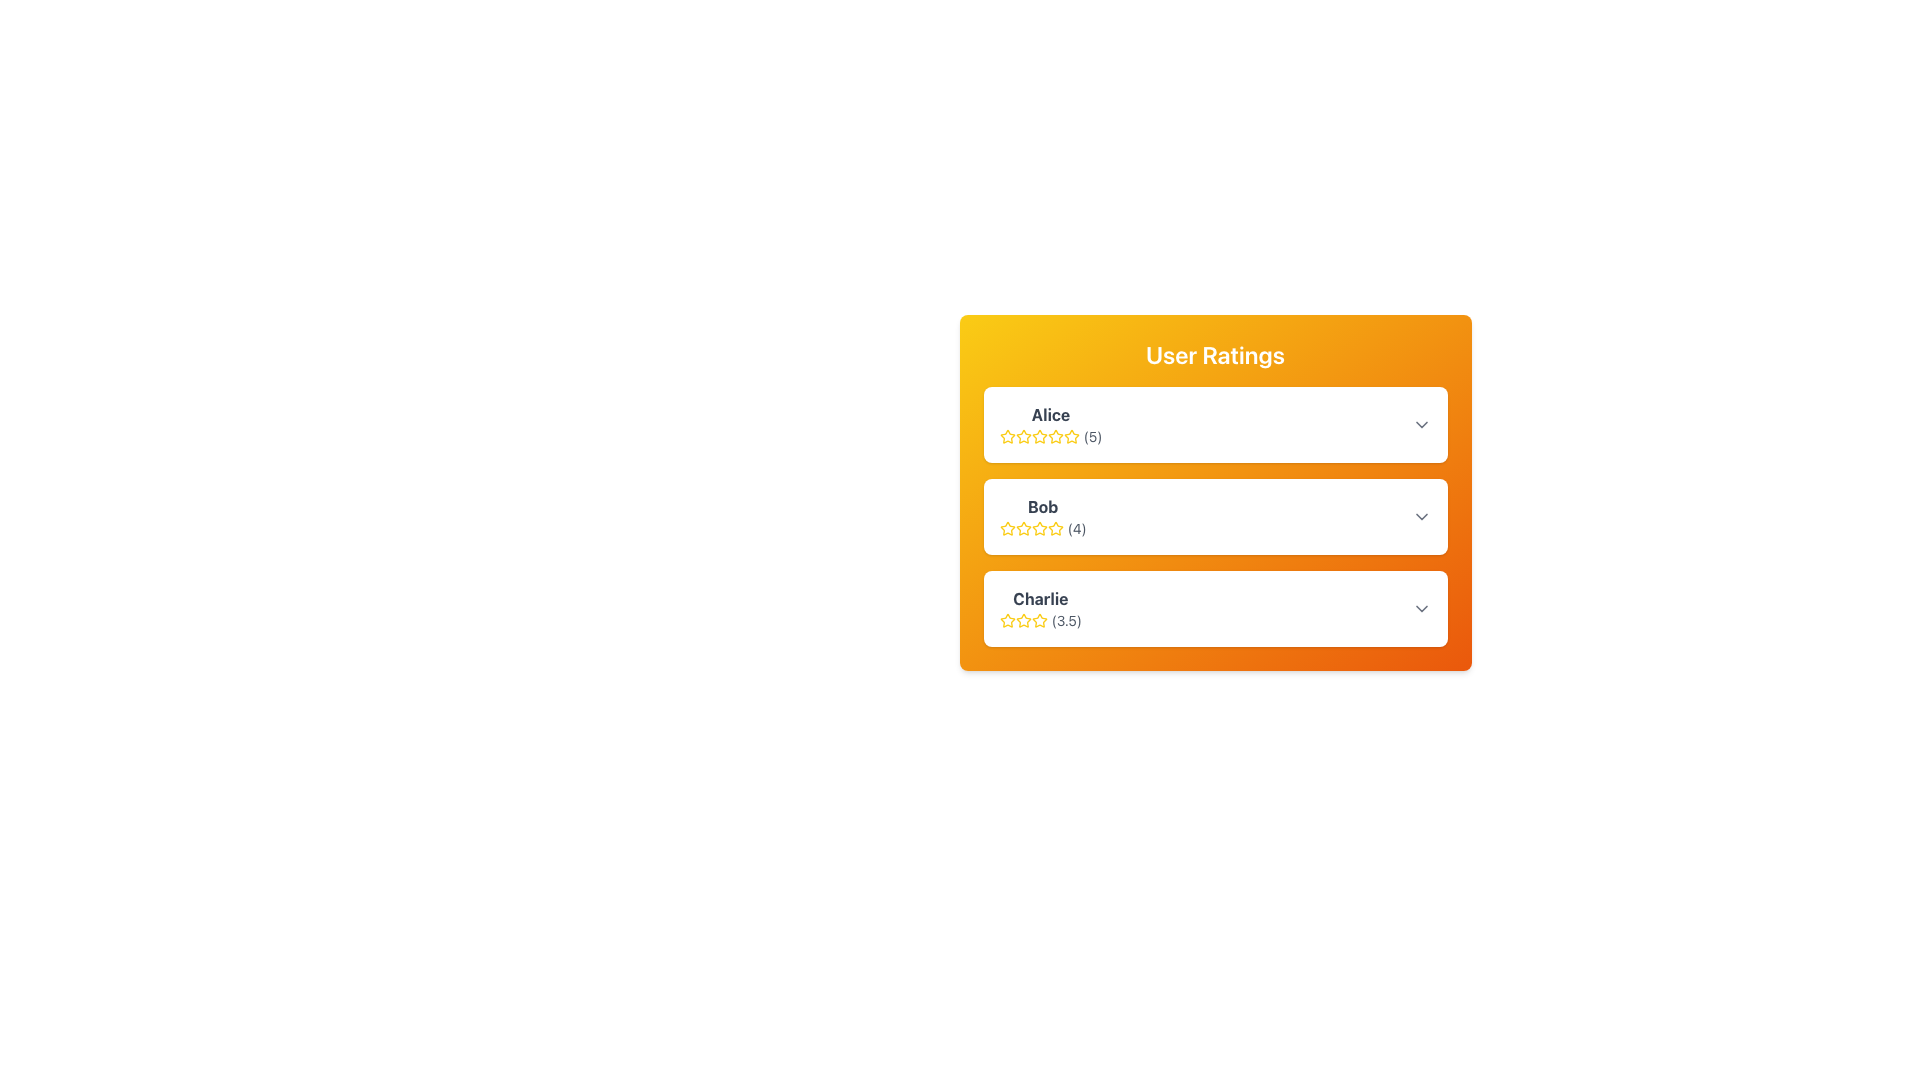 The image size is (1920, 1080). What do you see at coordinates (1050, 423) in the screenshot?
I see `rating of the user 'Alice' displayed with 5 yellow stars and the numerical rating '(5)' in the first position of the user entries list` at bounding box center [1050, 423].